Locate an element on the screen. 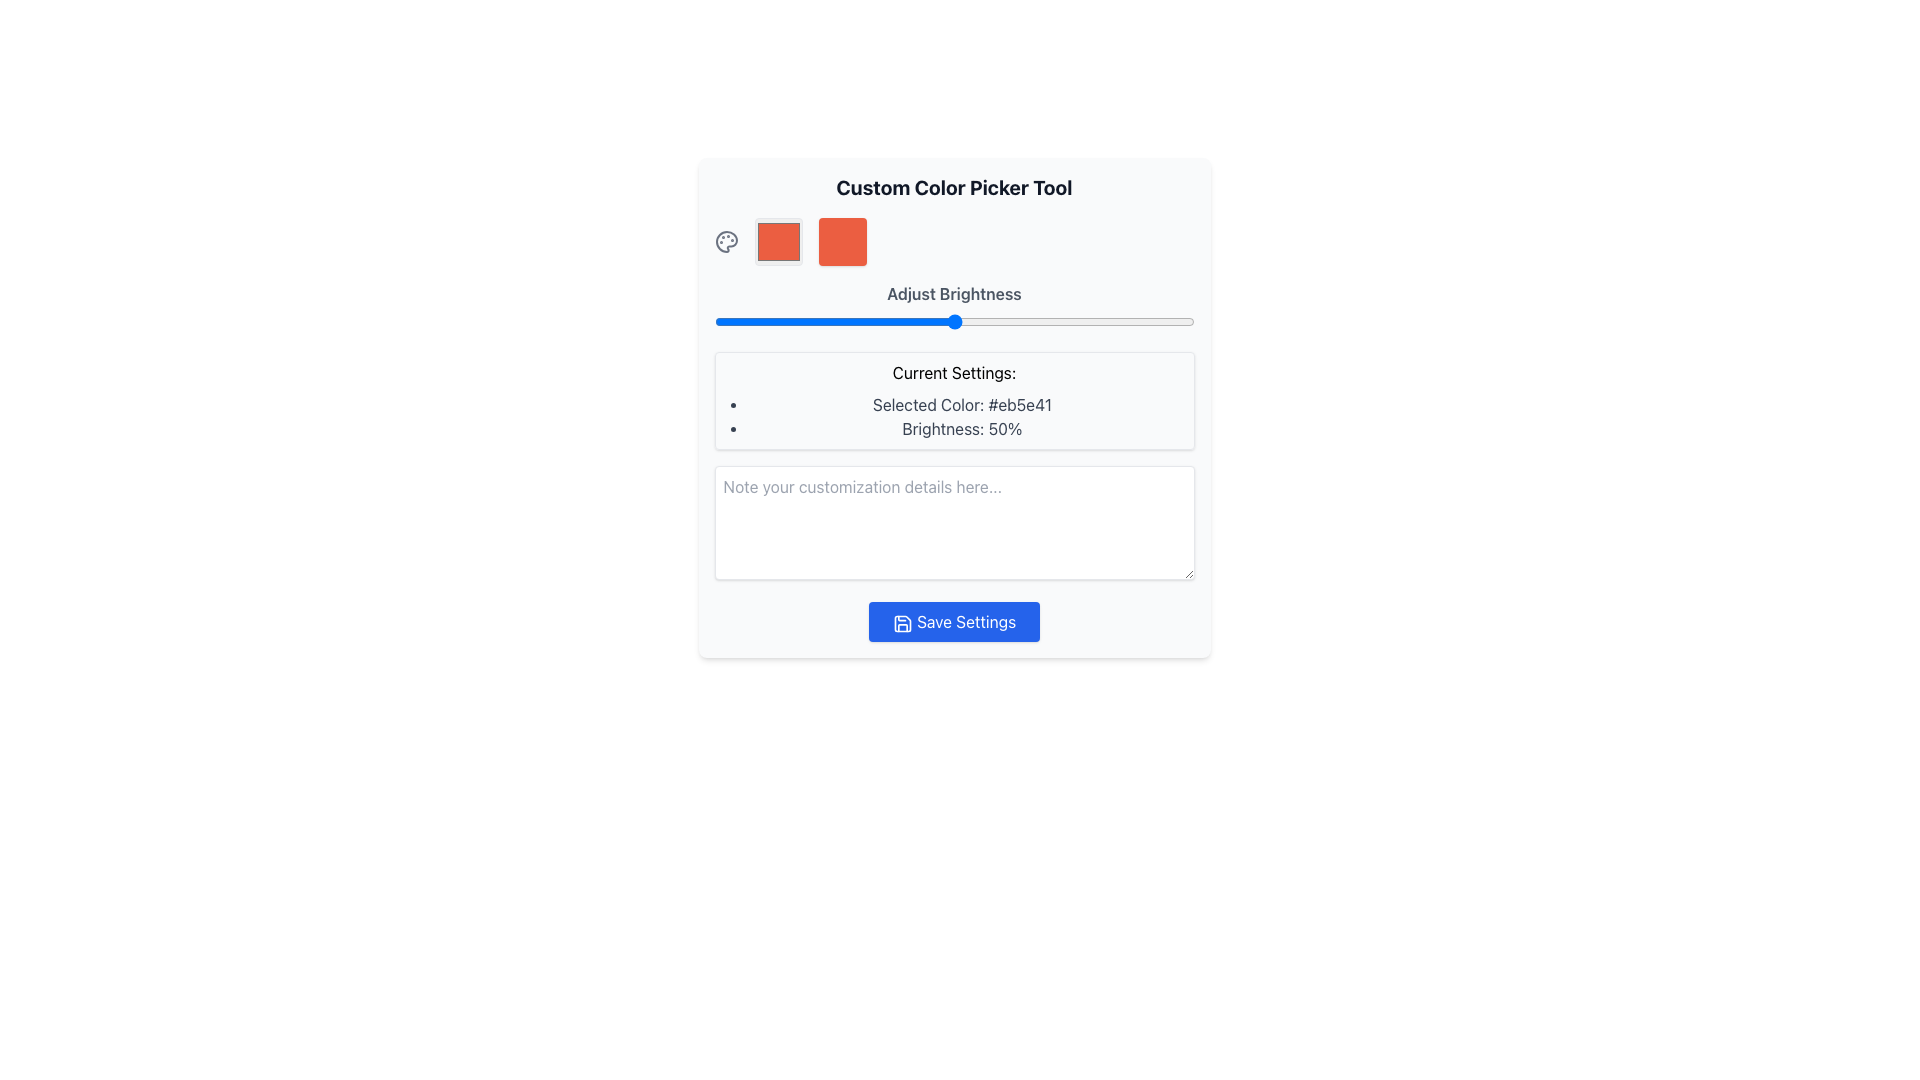  the brightness is located at coordinates (1151, 320).